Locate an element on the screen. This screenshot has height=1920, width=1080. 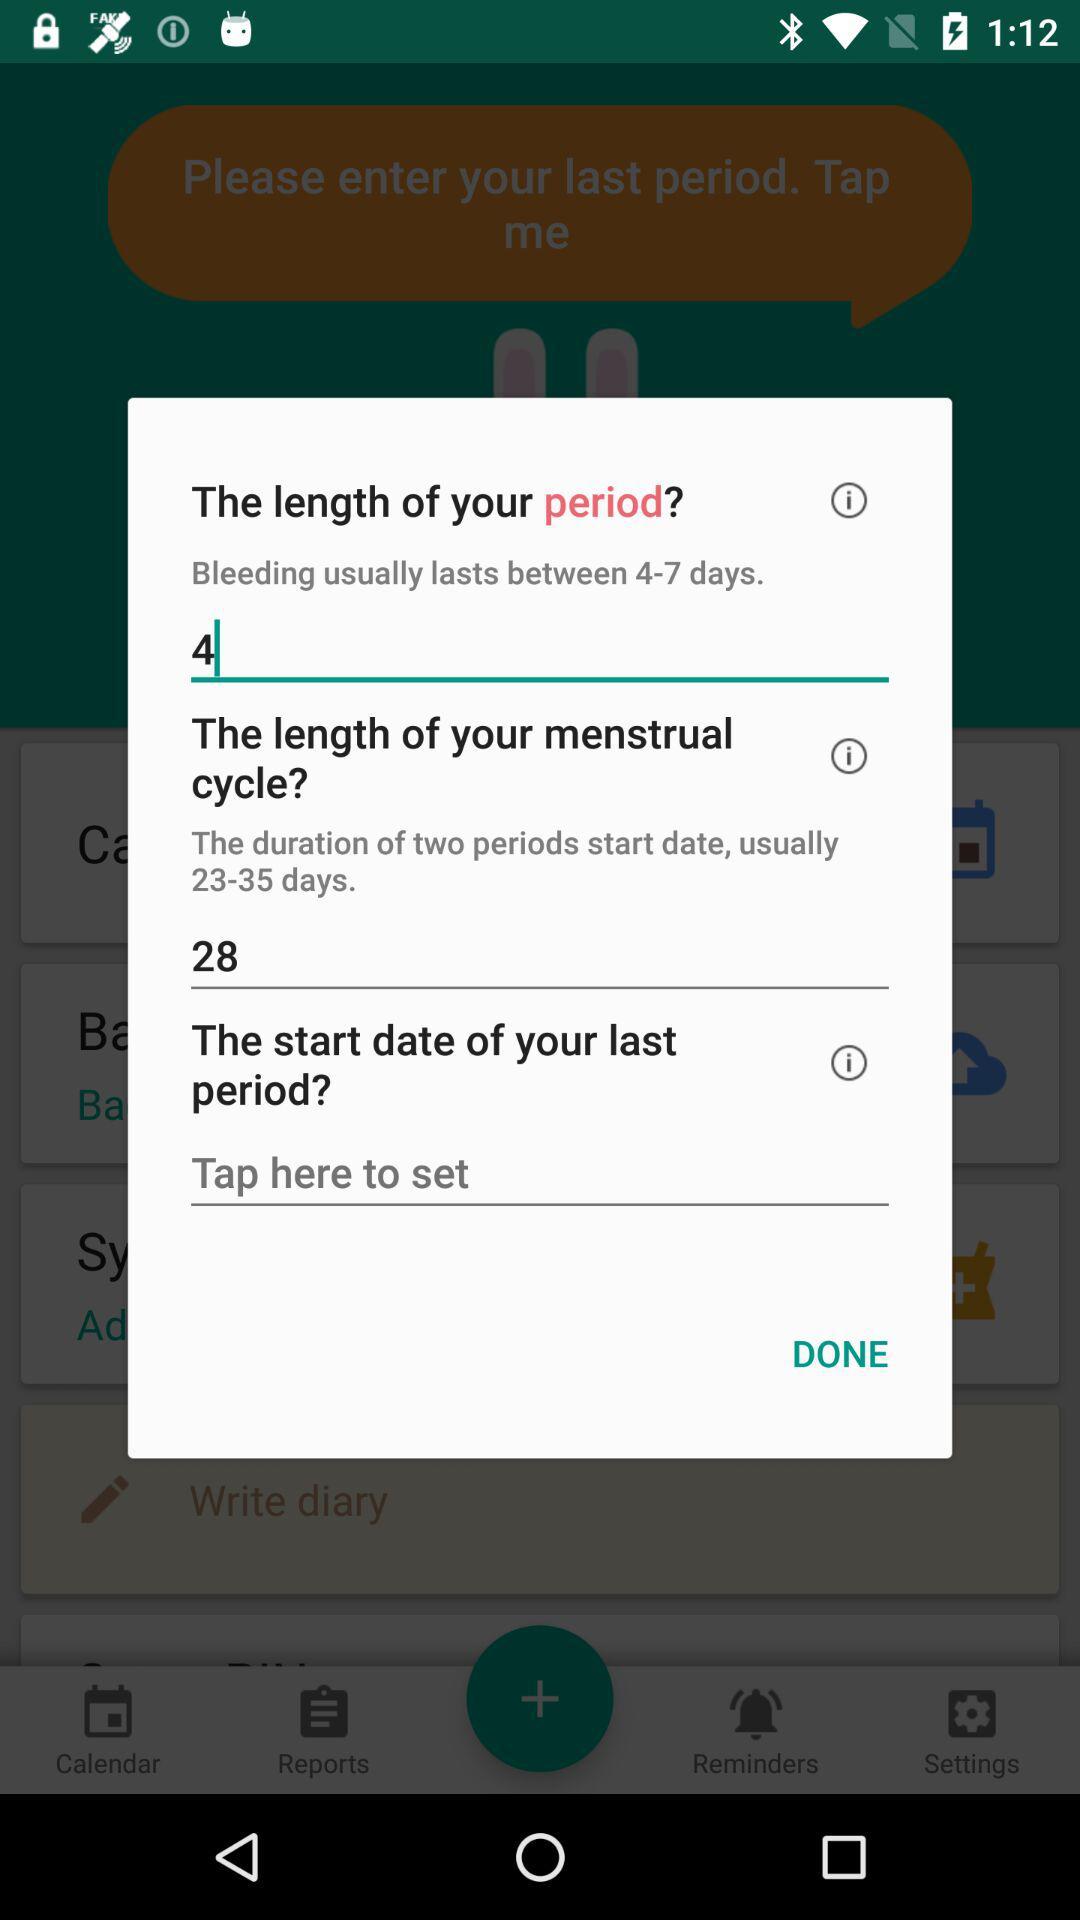
icon below the the duration of icon is located at coordinates (540, 956).